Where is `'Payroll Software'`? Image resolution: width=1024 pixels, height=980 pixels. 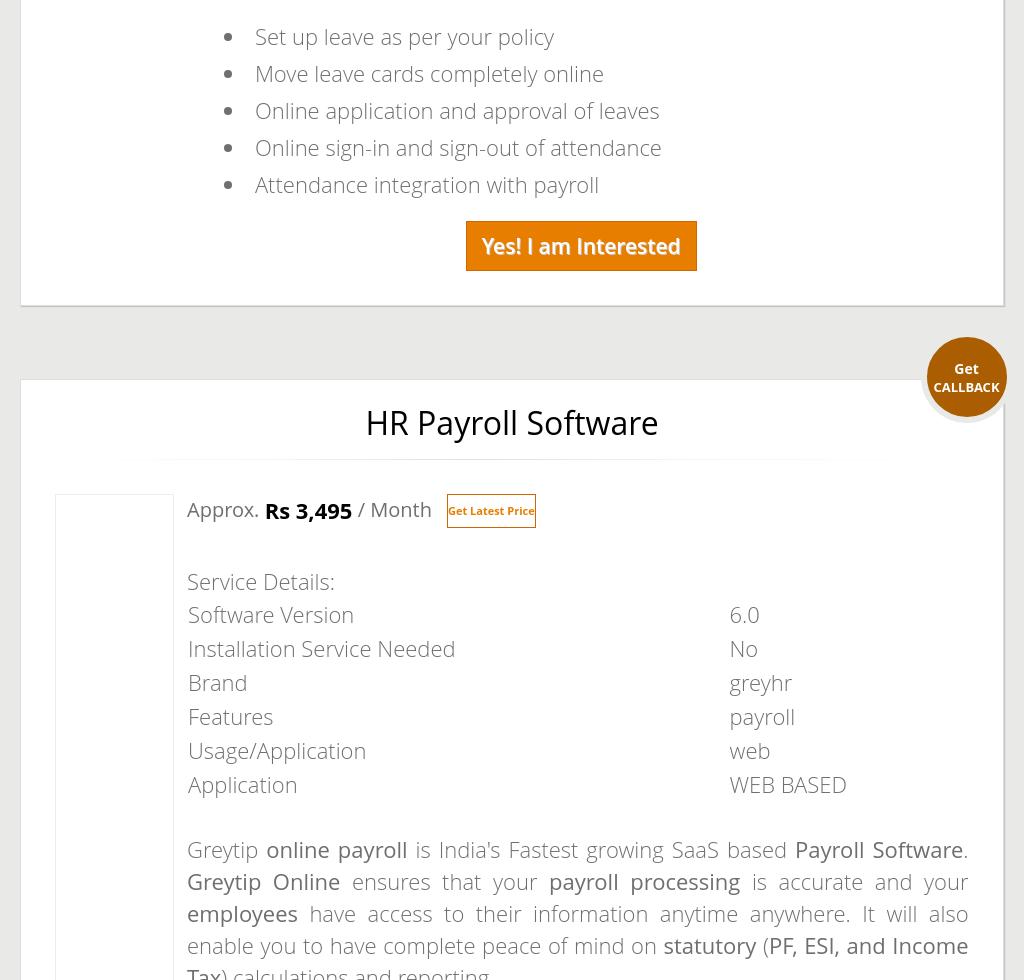
'Payroll Software' is located at coordinates (879, 848).